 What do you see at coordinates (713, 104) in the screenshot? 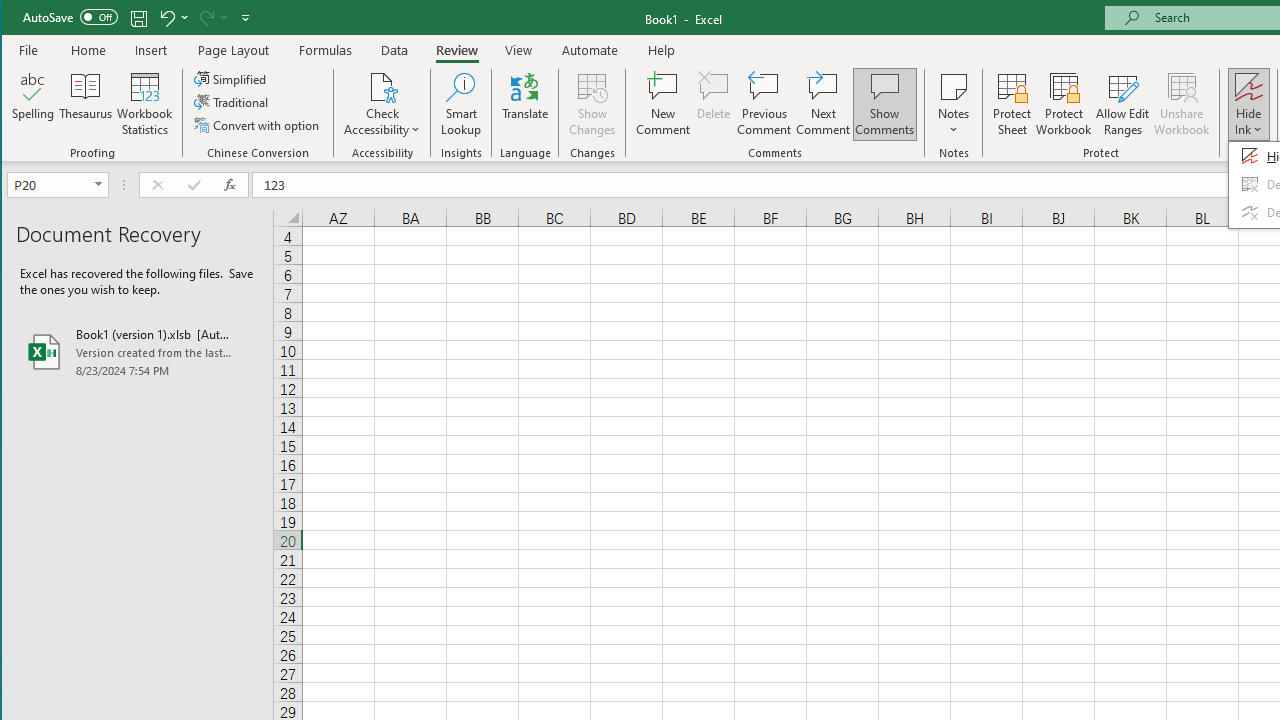
I see `'Delete'` at bounding box center [713, 104].